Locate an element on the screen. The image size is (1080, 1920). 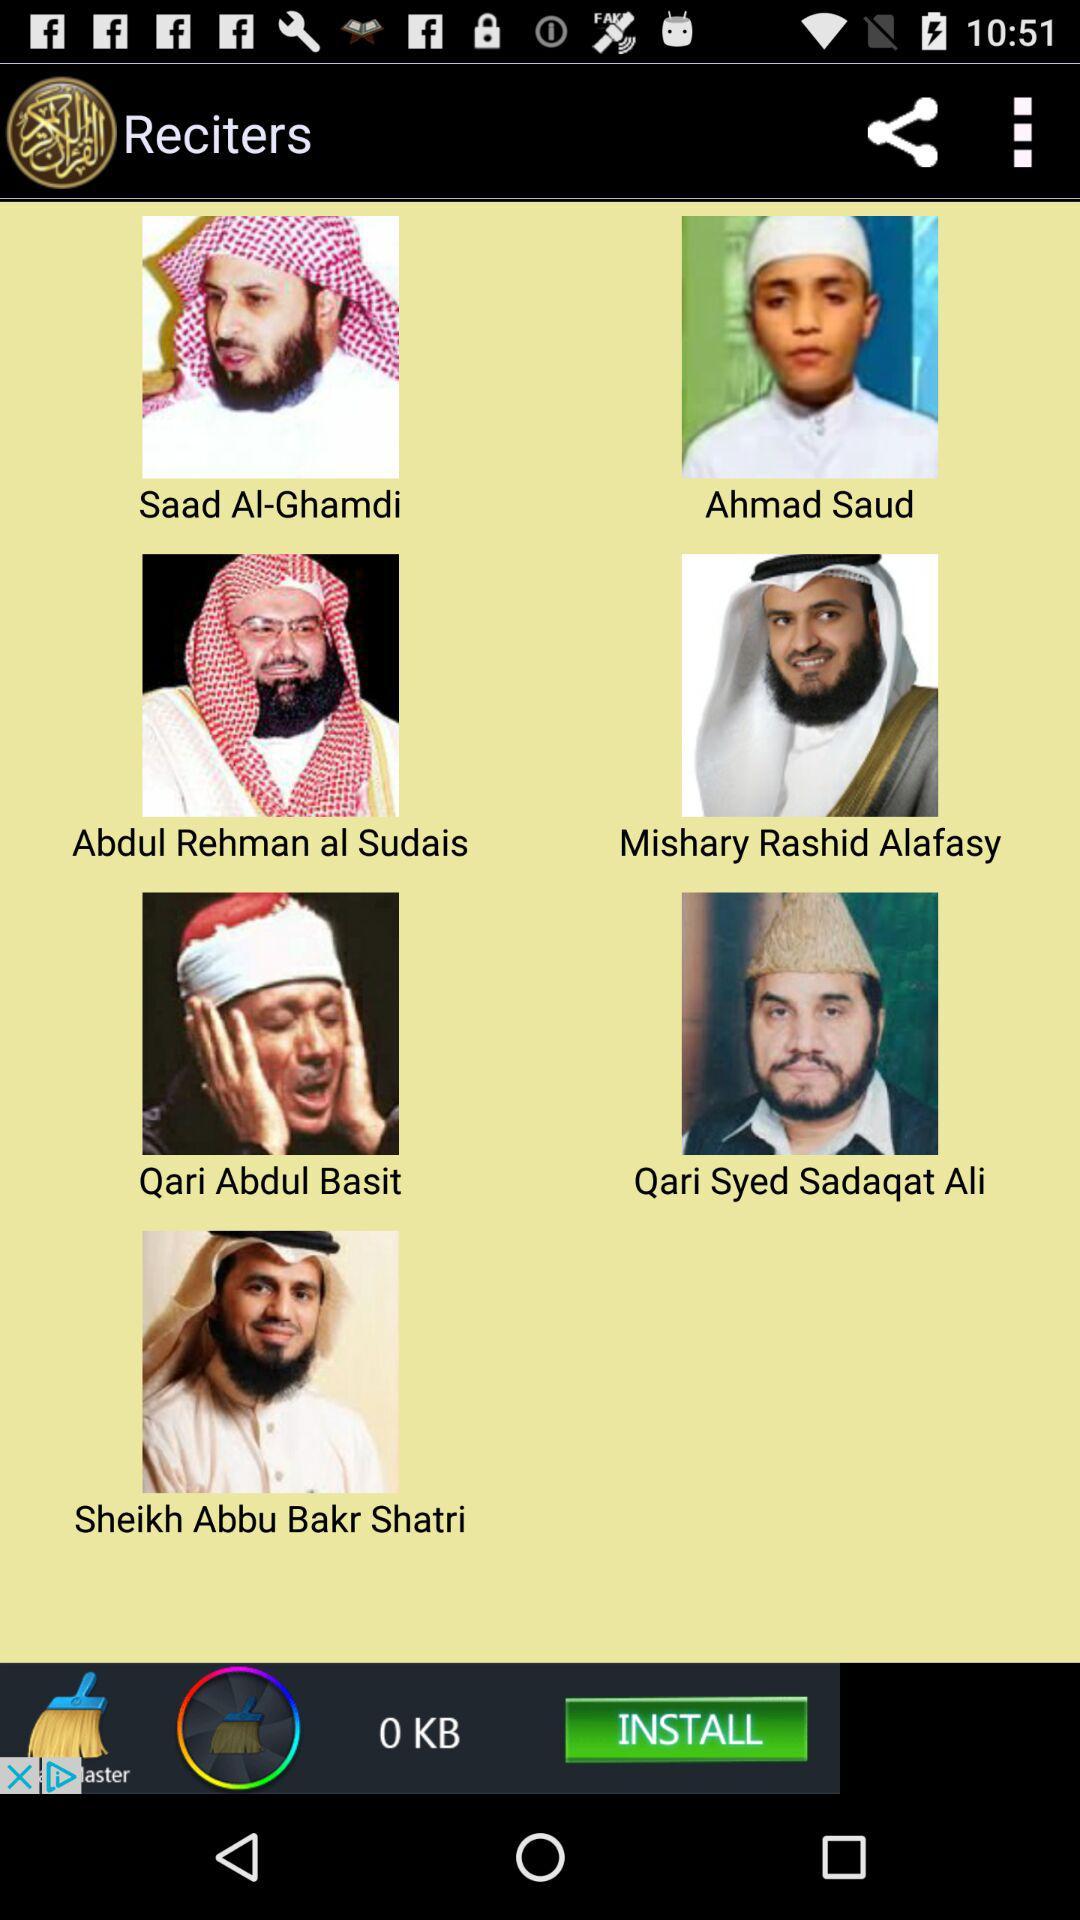
for advertisement is located at coordinates (419, 1727).